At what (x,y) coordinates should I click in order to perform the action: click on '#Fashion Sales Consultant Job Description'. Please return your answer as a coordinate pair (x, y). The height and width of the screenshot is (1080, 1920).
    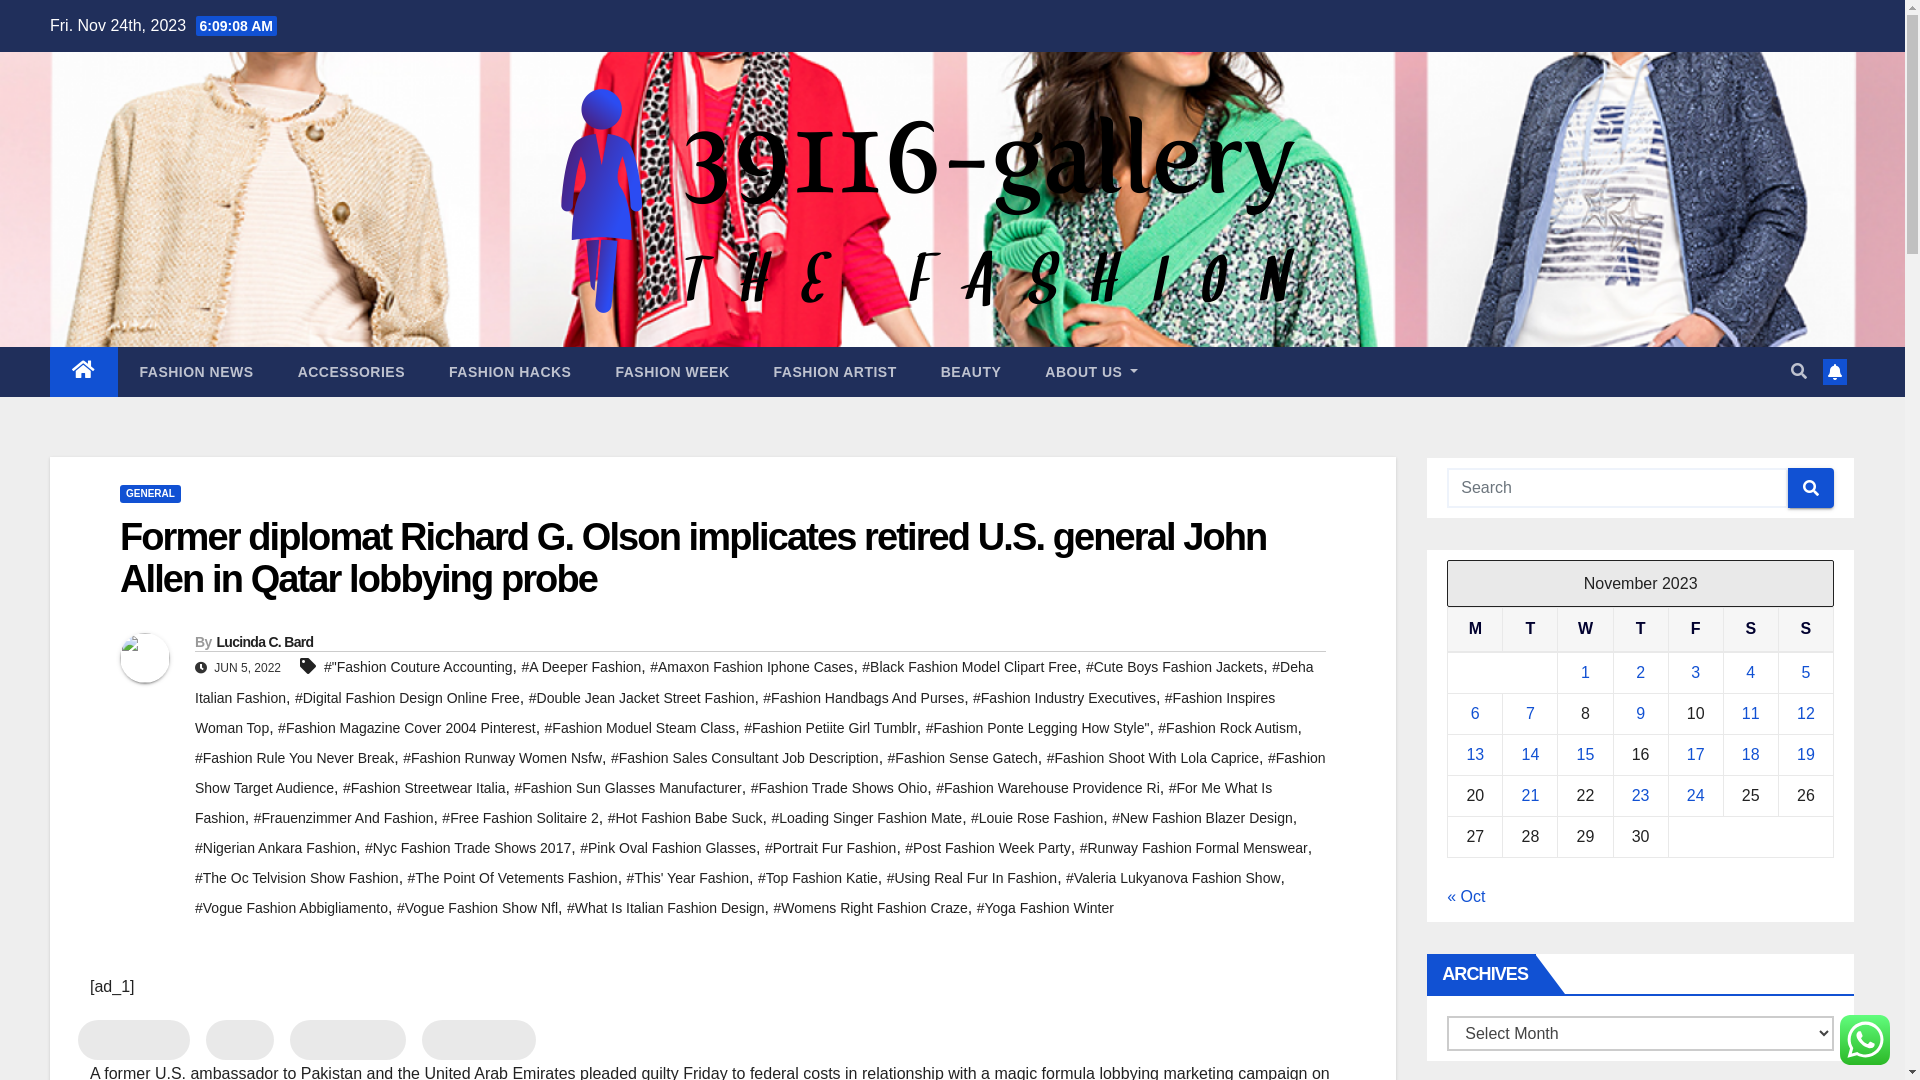
    Looking at the image, I should click on (743, 758).